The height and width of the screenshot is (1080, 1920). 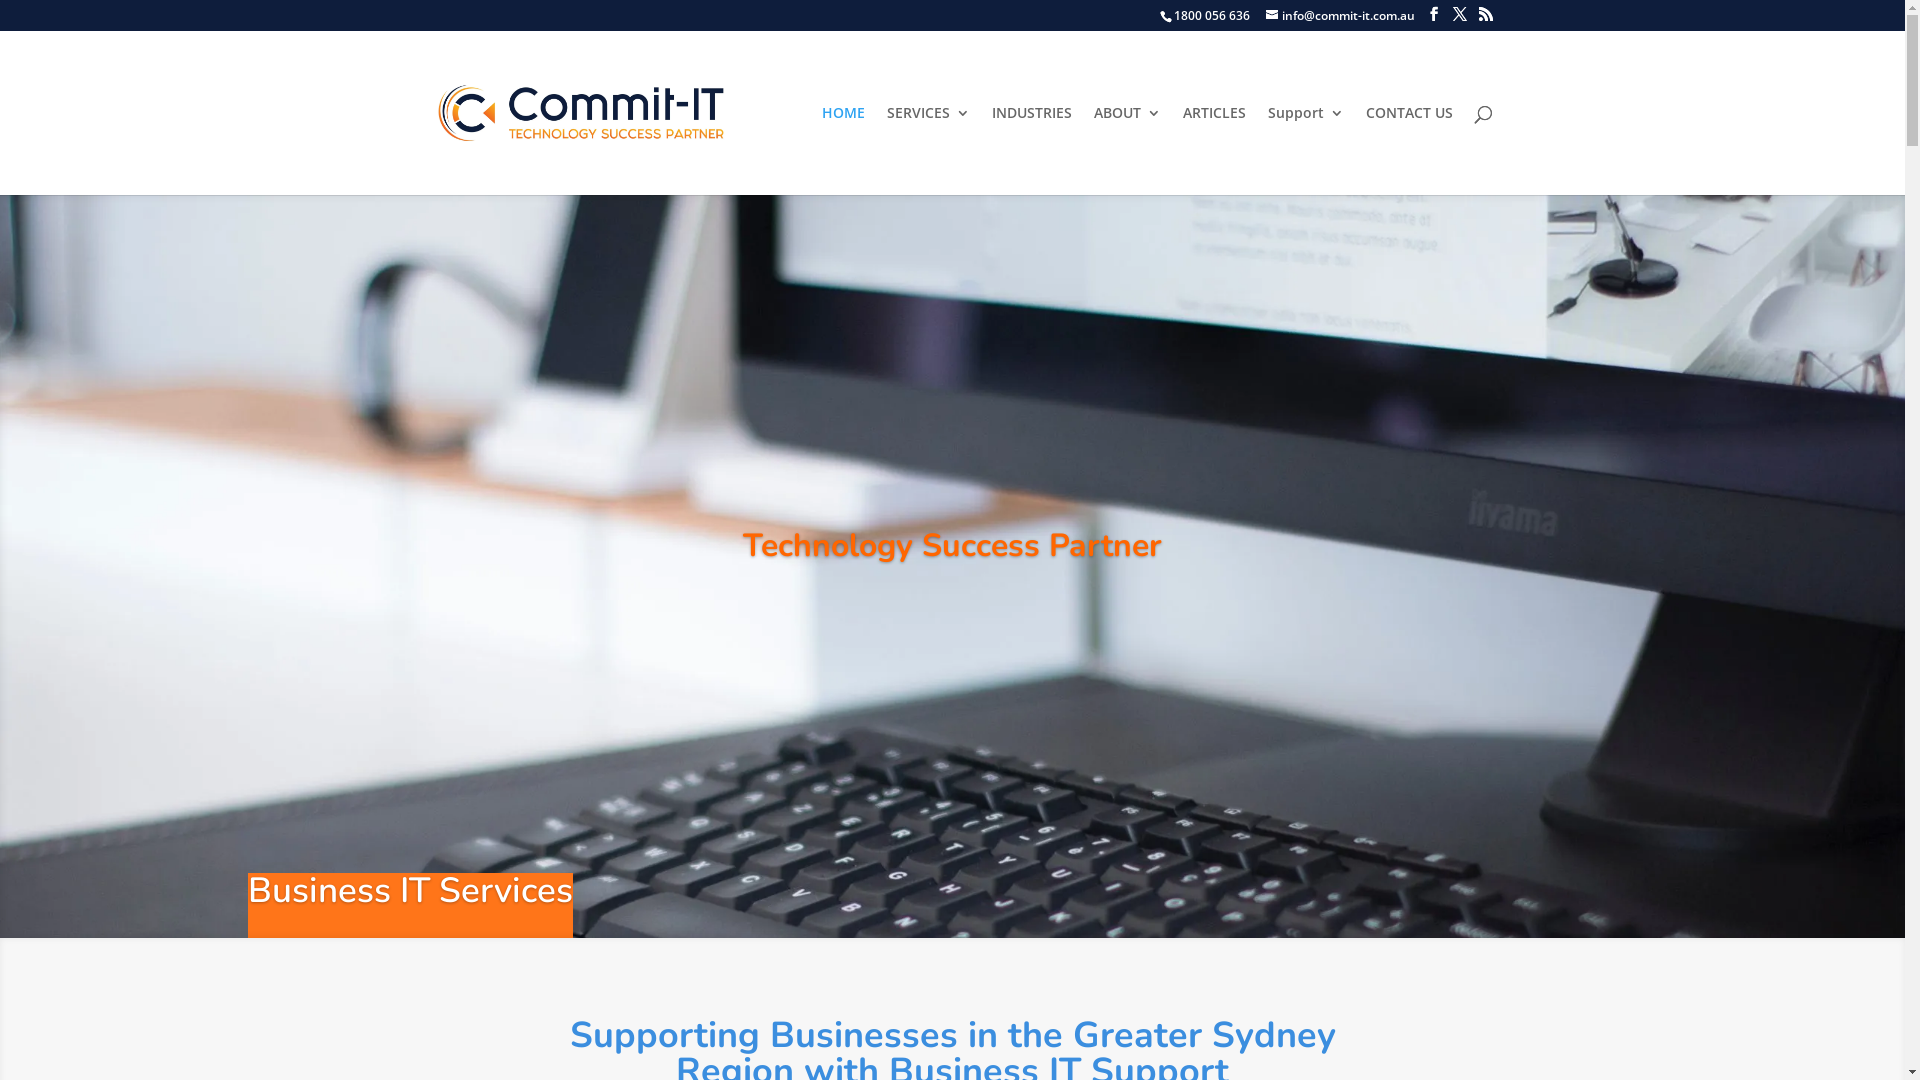 I want to click on 'info@commit-it.com.au', so click(x=1265, y=15).